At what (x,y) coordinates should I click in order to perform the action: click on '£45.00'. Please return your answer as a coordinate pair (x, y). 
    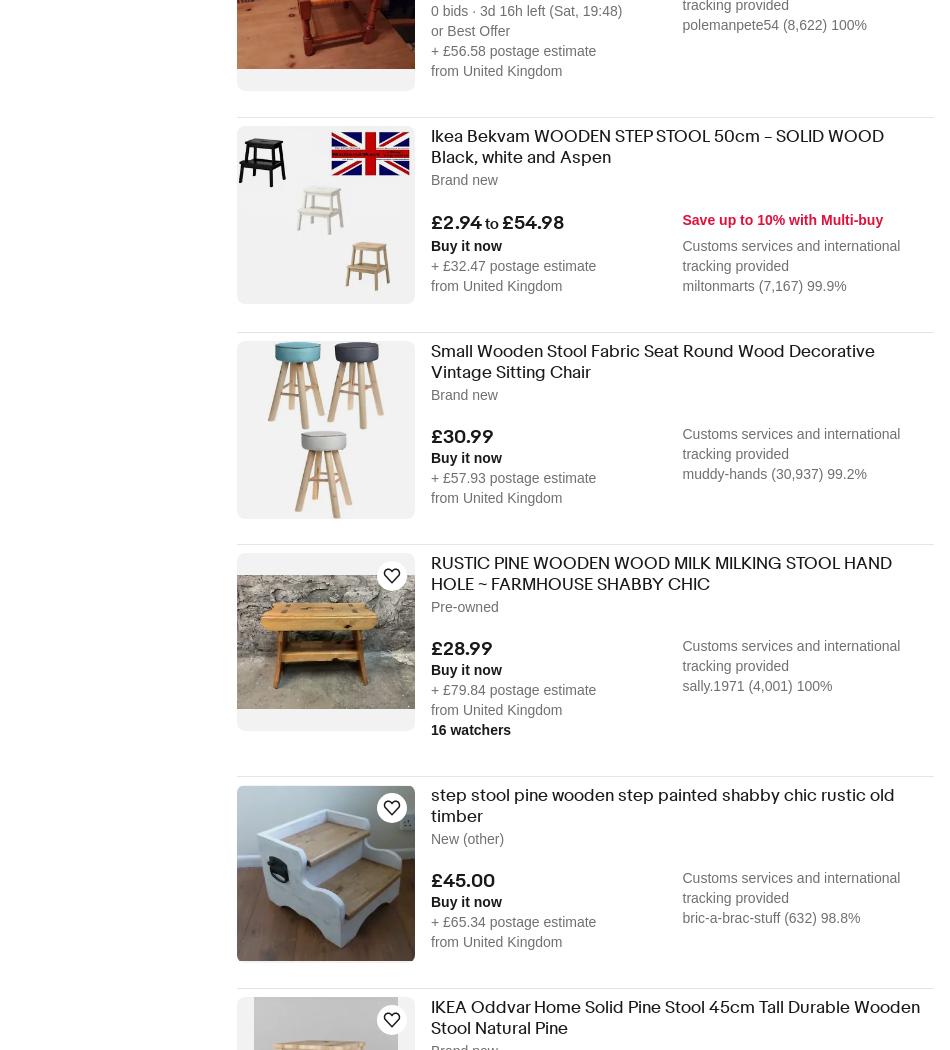
    Looking at the image, I should click on (462, 879).